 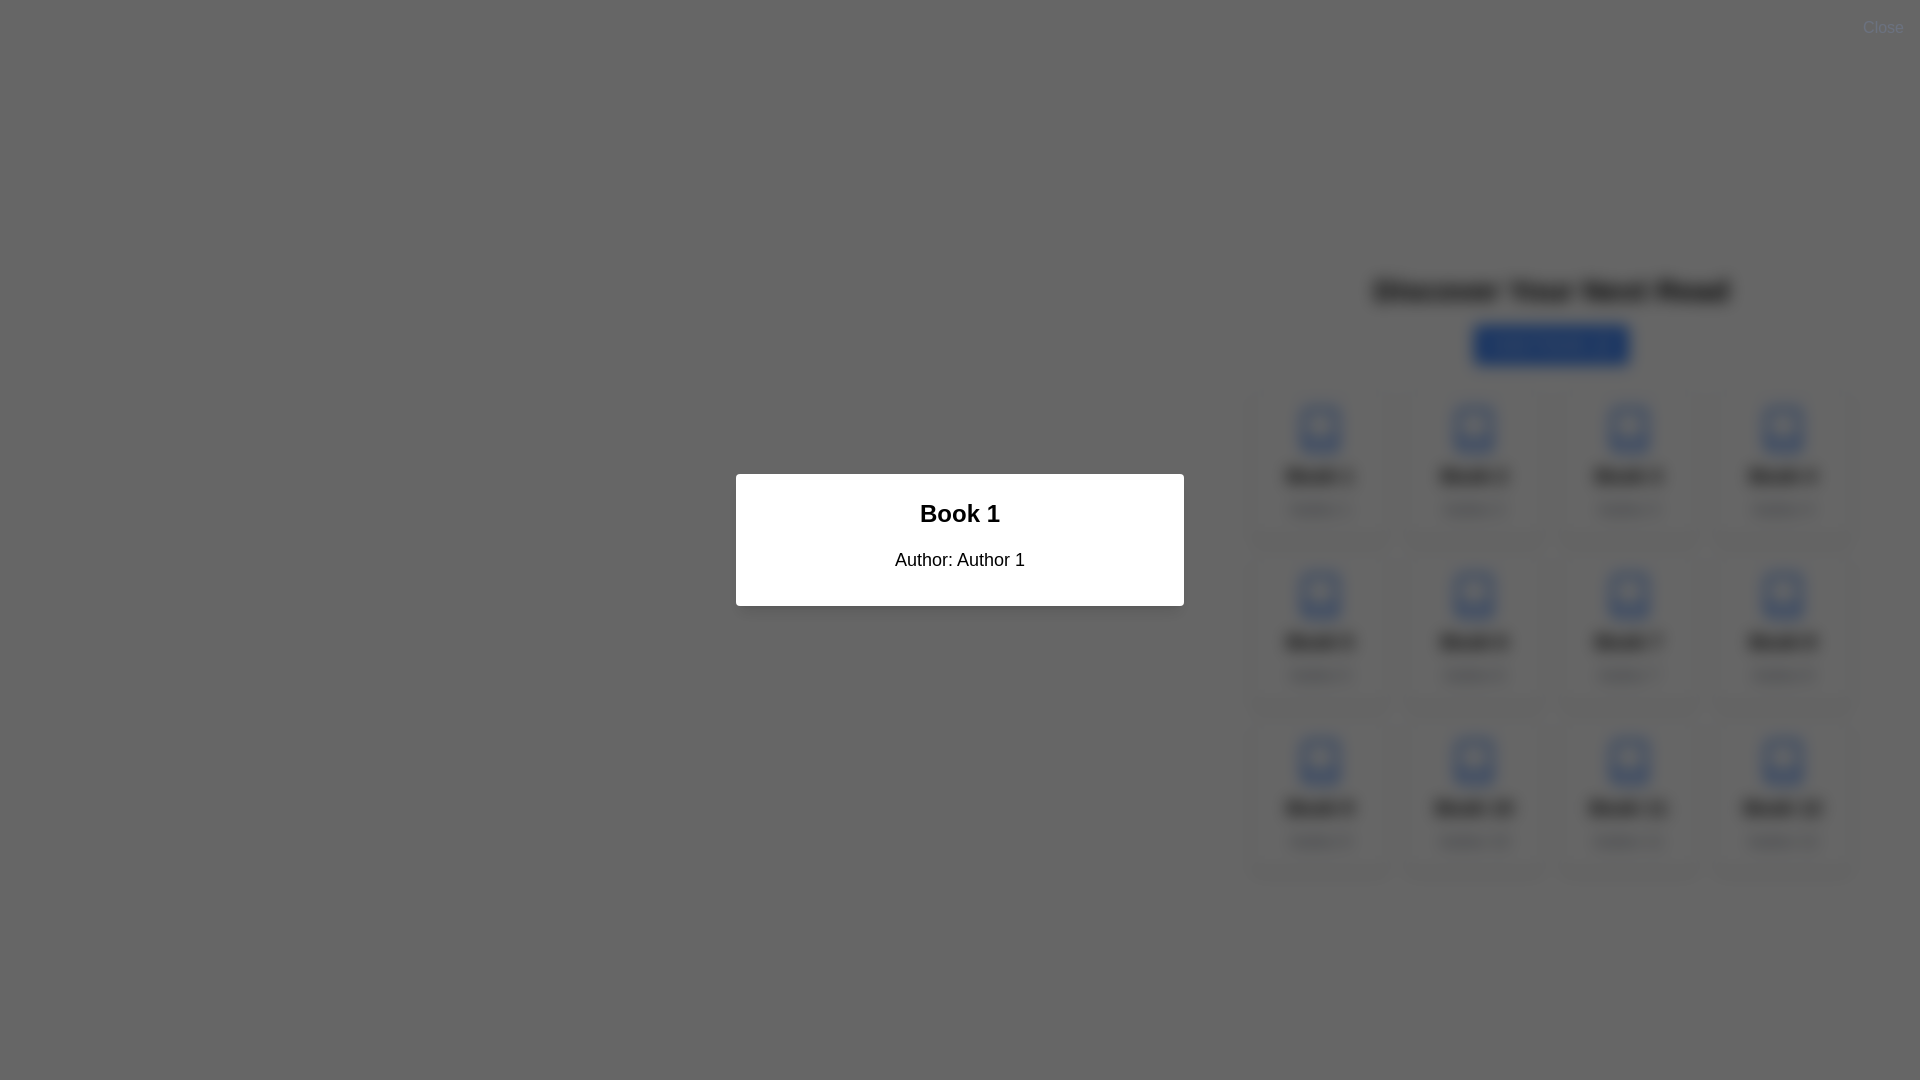 I want to click on the text label displaying the title 'Book 7', so click(x=1628, y=641).